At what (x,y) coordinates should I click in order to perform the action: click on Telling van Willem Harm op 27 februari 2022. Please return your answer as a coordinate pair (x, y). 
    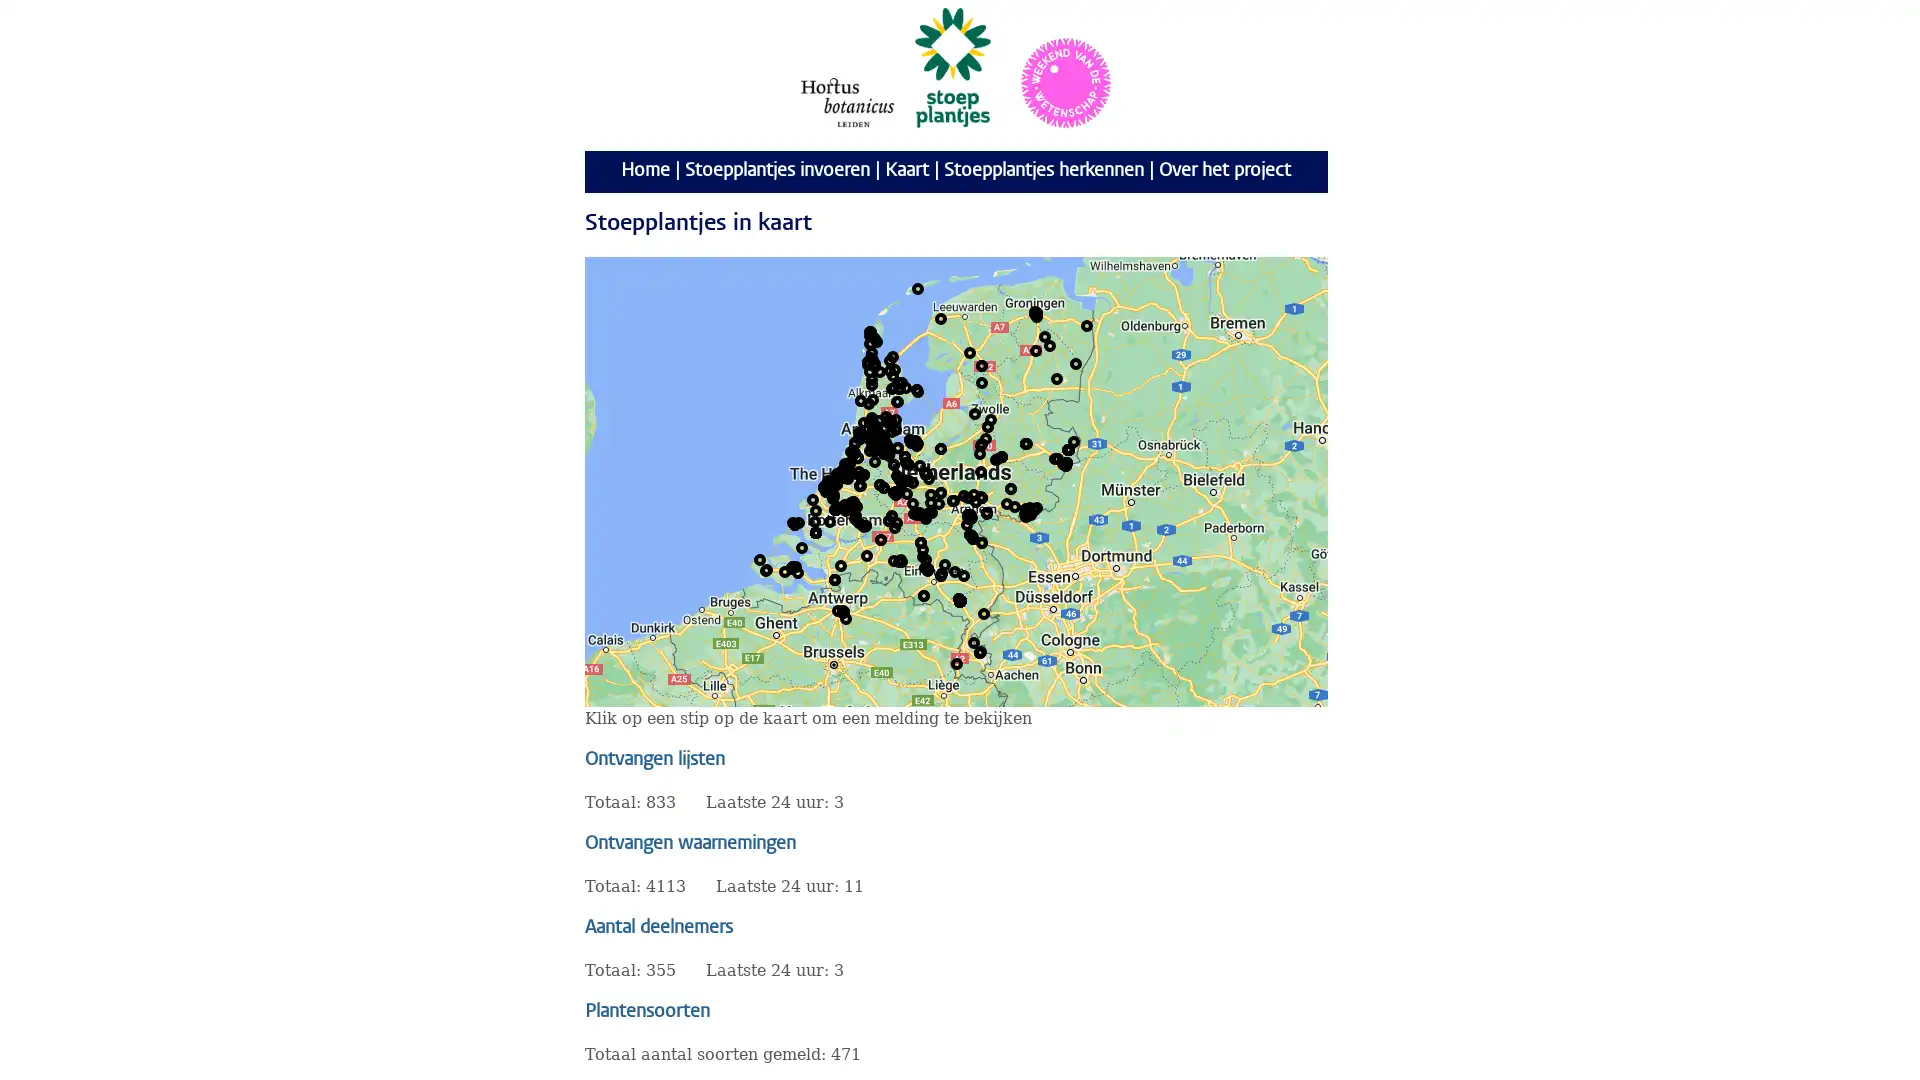
    Looking at the image, I should click on (857, 504).